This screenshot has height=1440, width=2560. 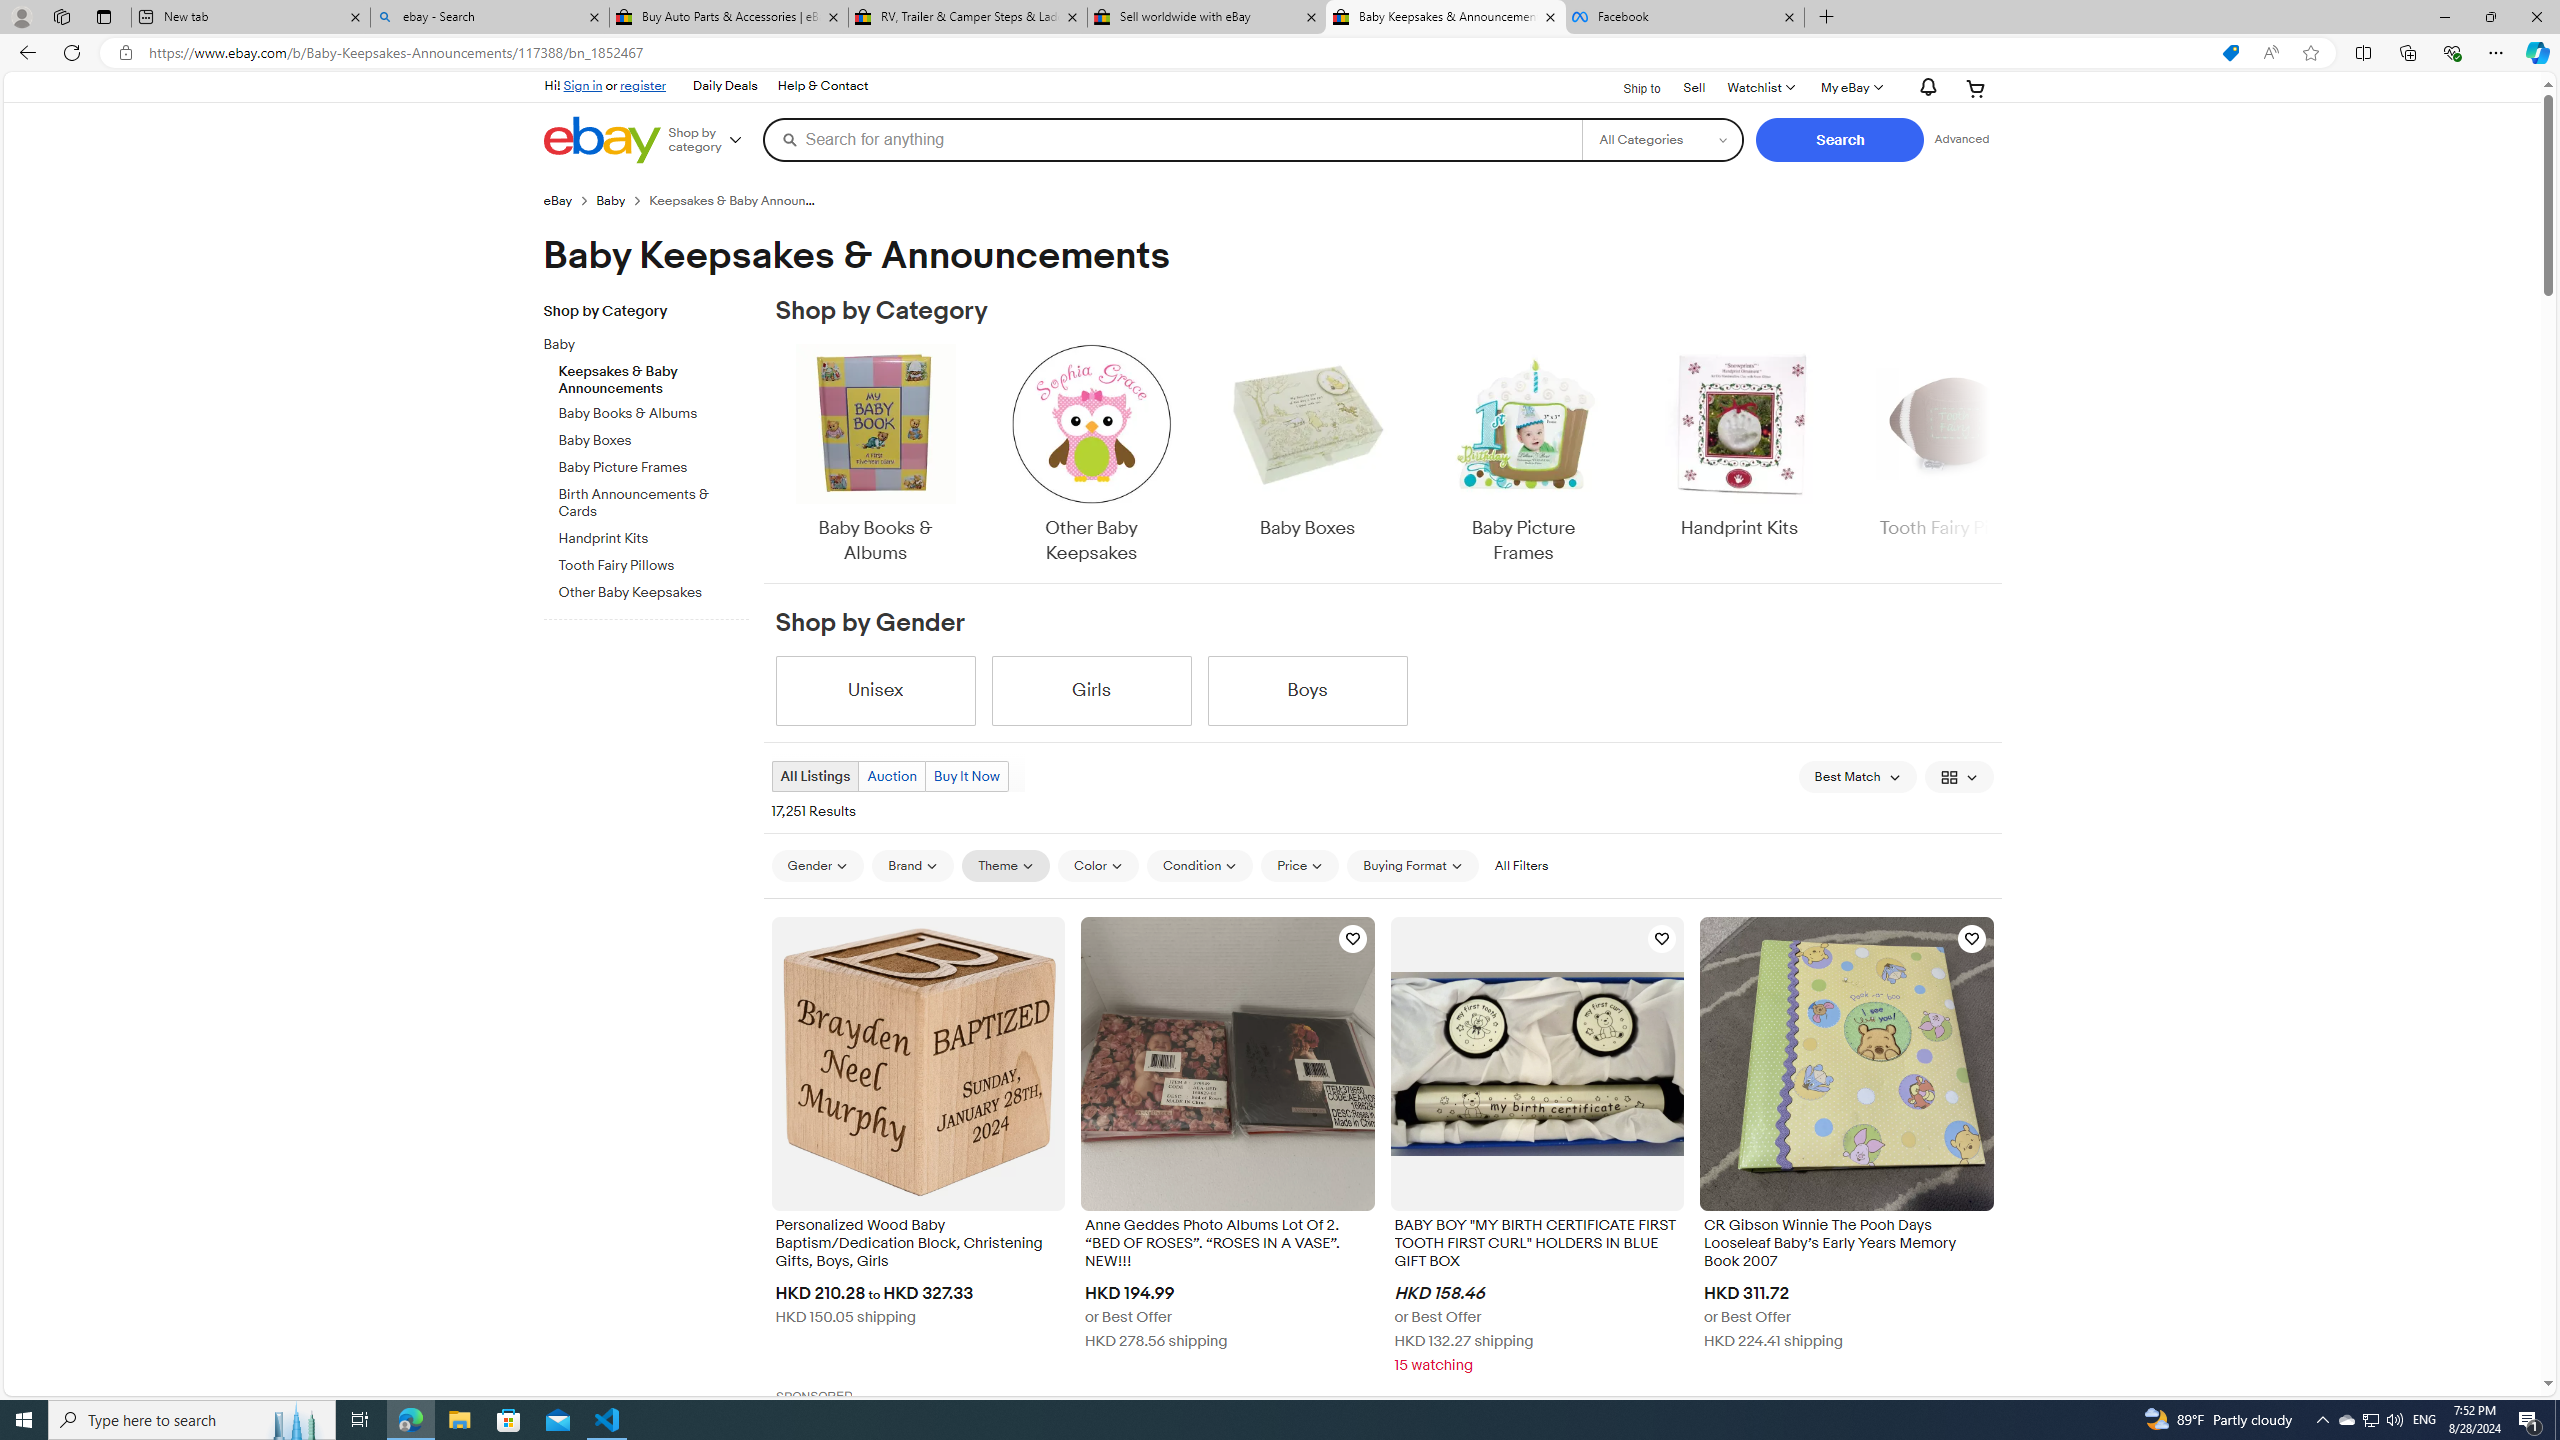 What do you see at coordinates (1976, 87) in the screenshot?
I see `'Your shopping cart'` at bounding box center [1976, 87].